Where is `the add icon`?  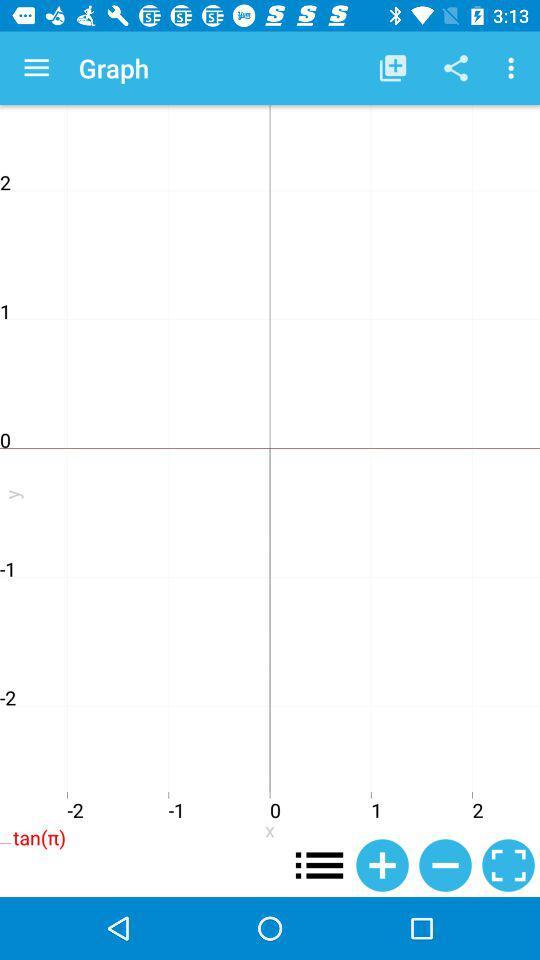
the add icon is located at coordinates (382, 864).